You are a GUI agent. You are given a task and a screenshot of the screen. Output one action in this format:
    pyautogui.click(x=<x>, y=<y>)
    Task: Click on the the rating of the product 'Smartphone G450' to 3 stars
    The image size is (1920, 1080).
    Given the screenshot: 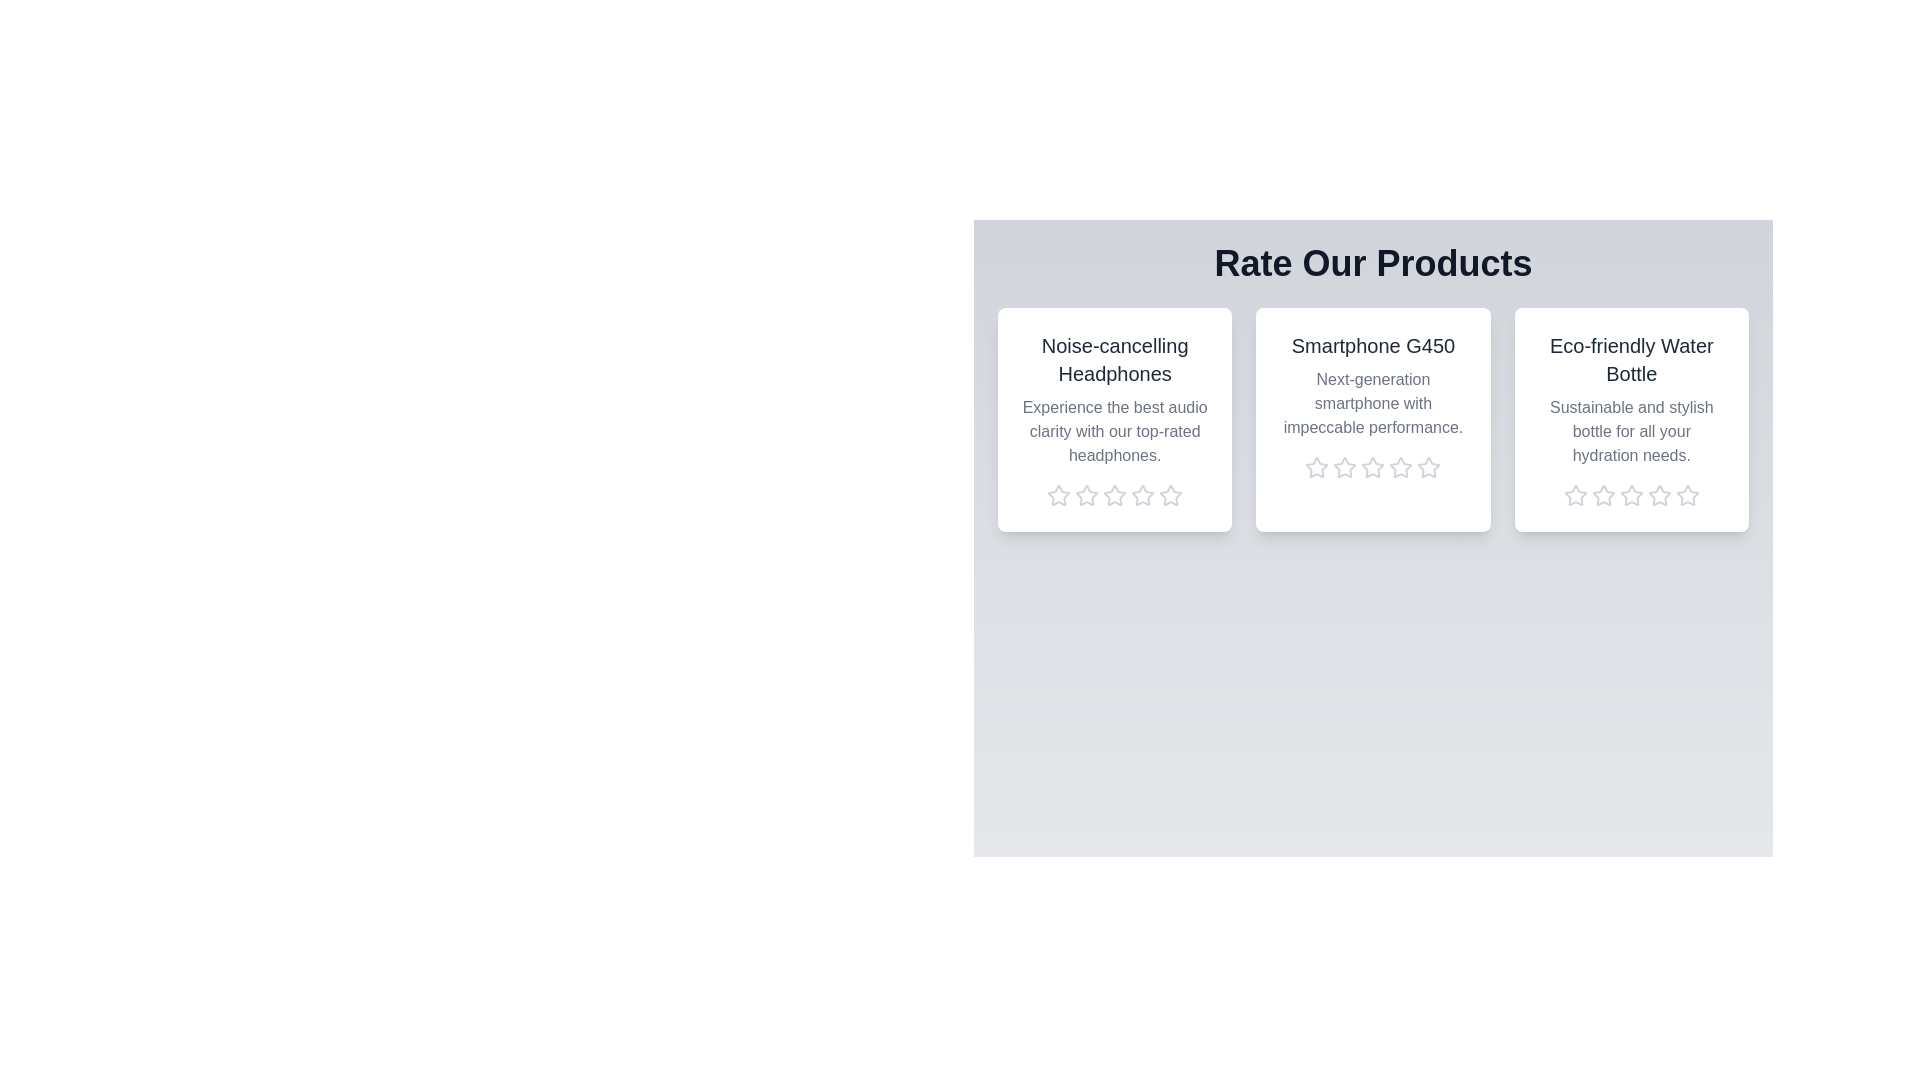 What is the action you would take?
    pyautogui.click(x=1371, y=467)
    